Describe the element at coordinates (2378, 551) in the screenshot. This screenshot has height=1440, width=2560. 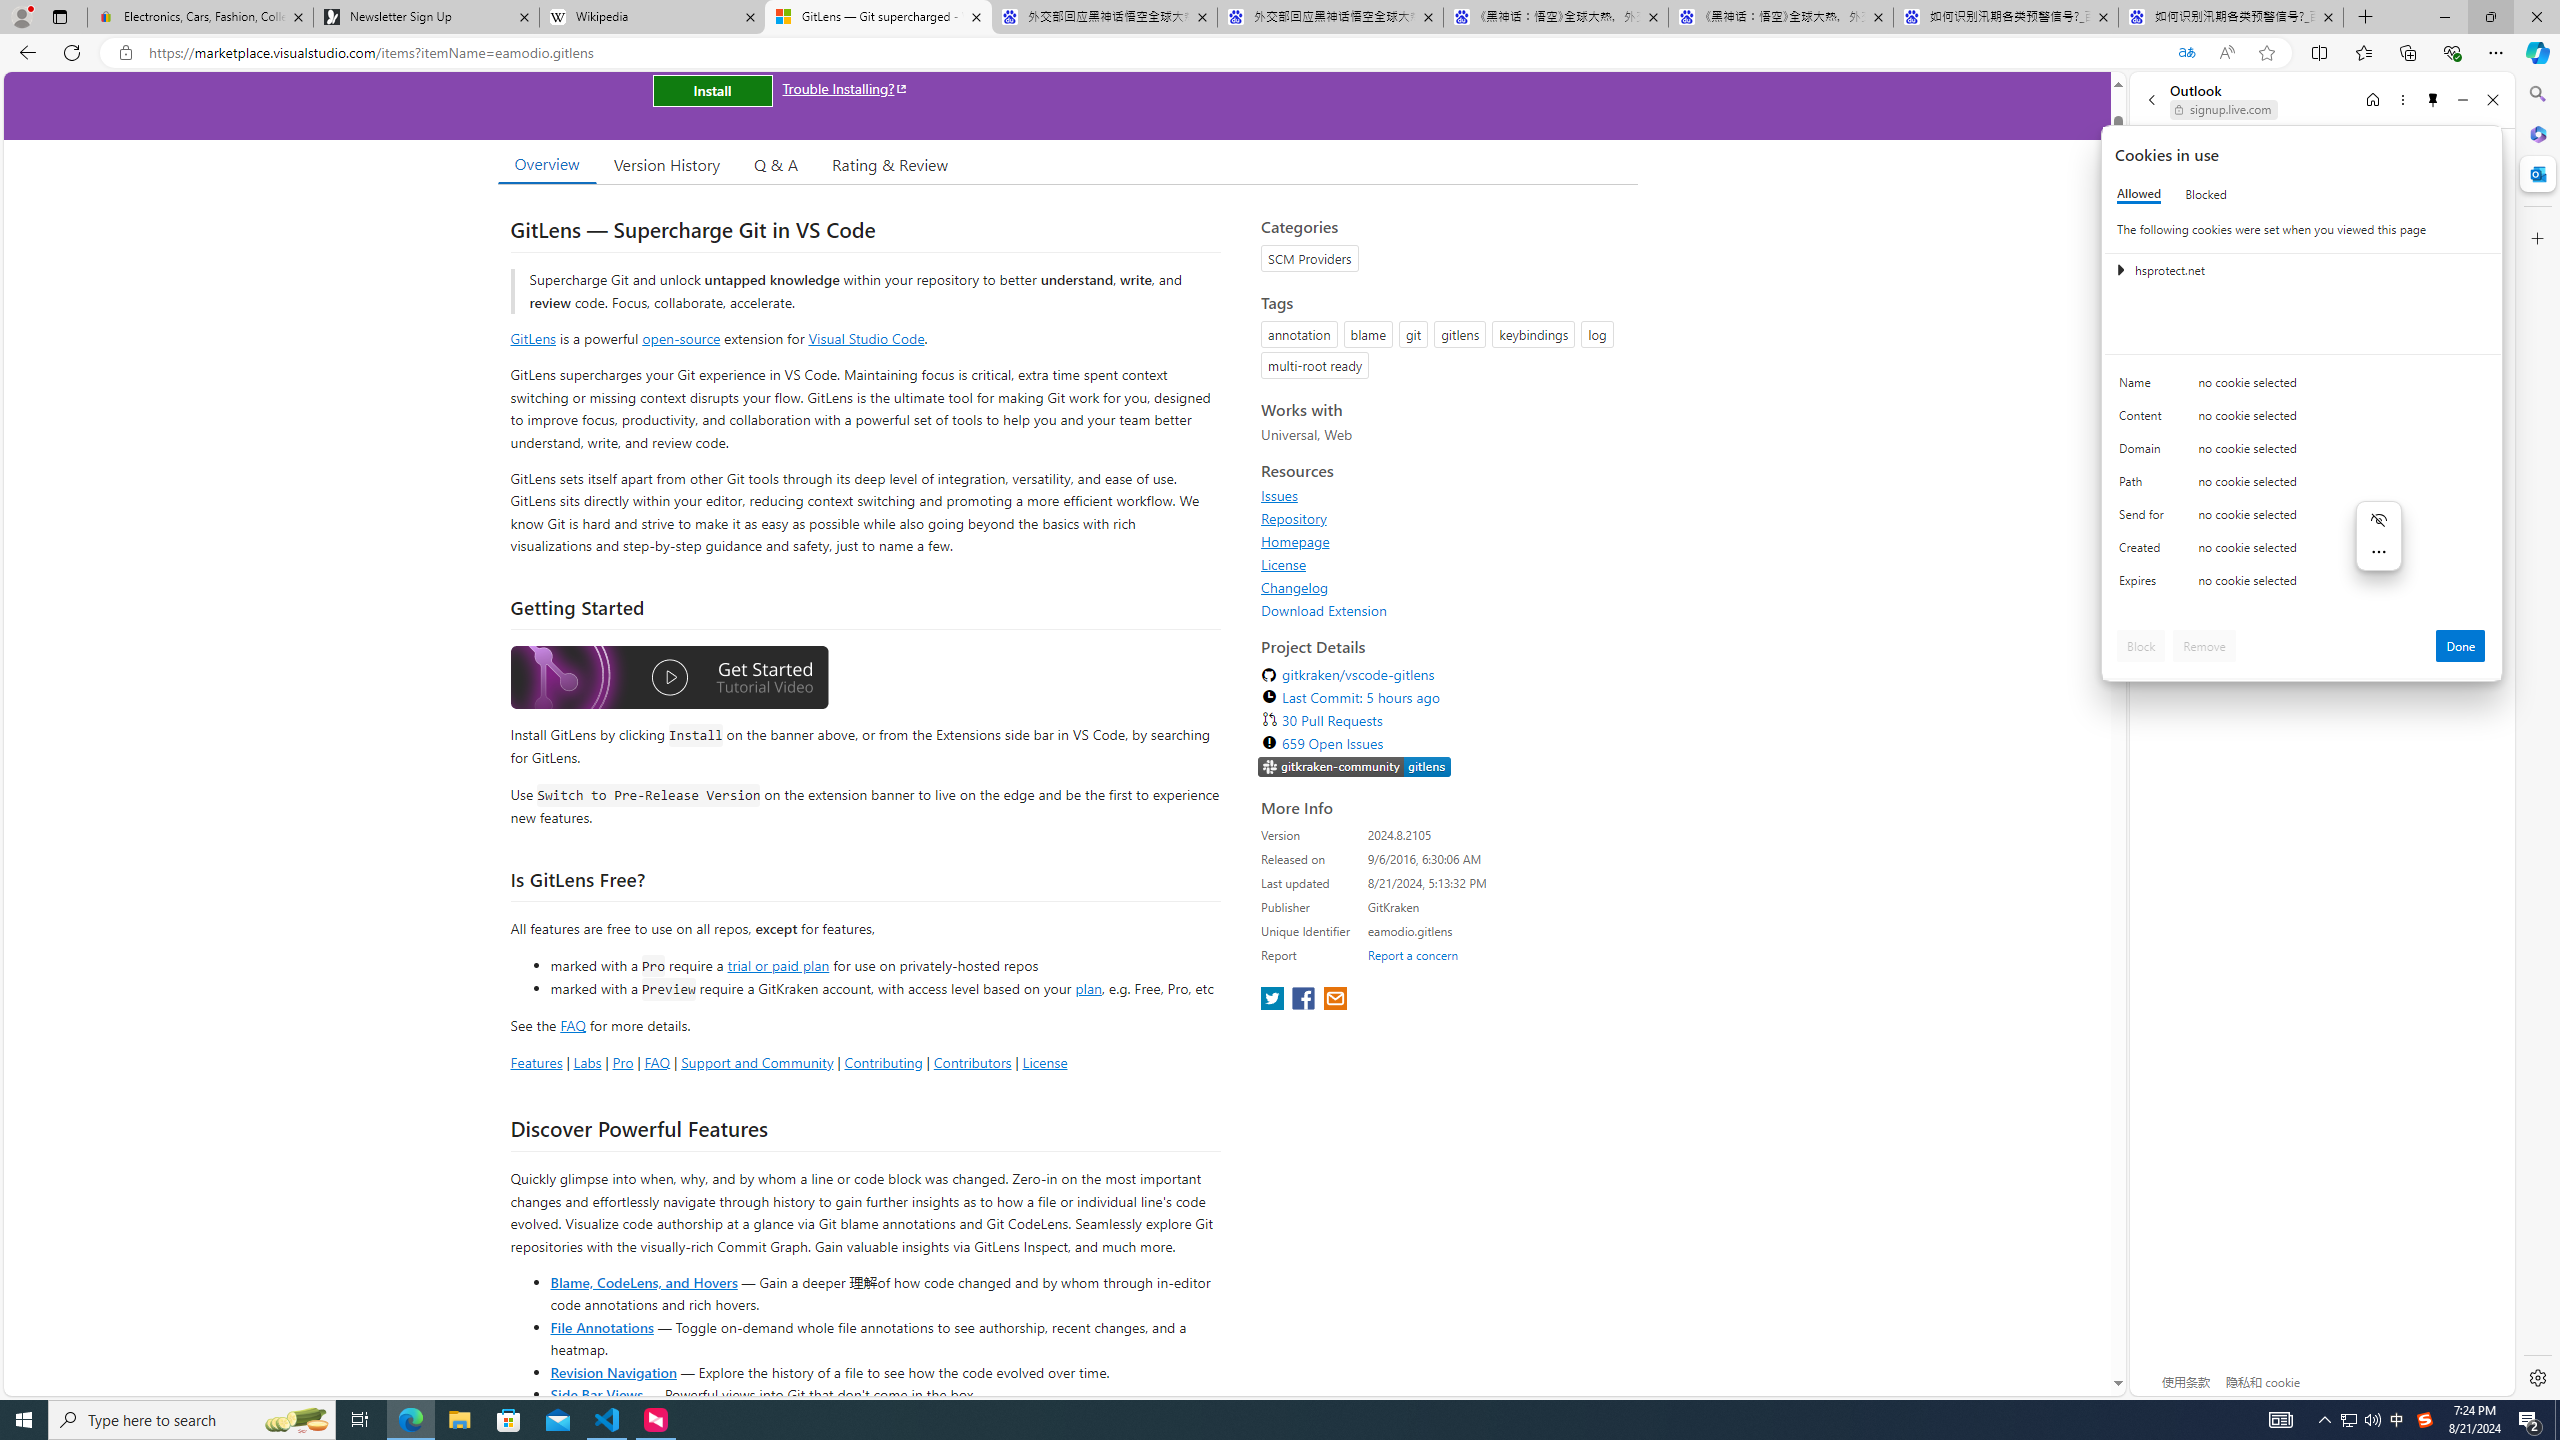
I see `'More actions'` at that location.